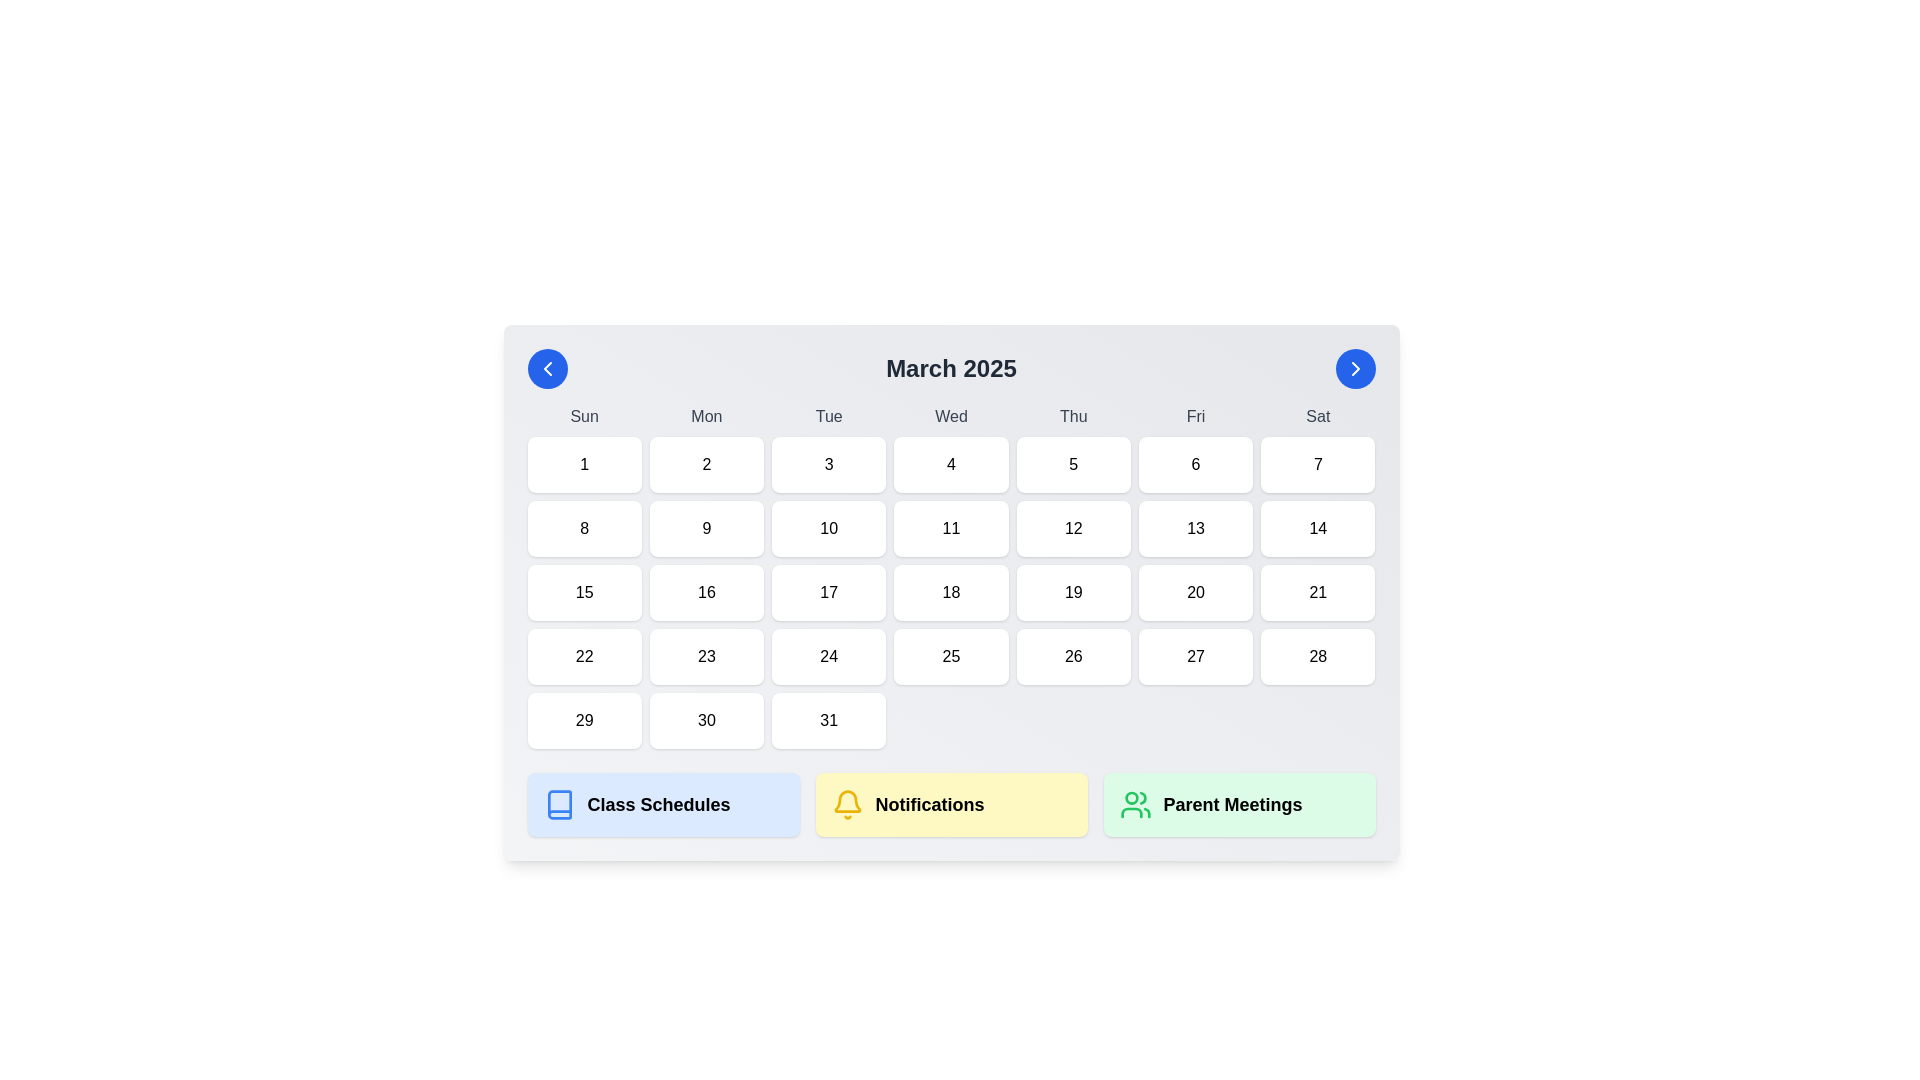 The width and height of the screenshot is (1920, 1080). Describe the element at coordinates (950, 369) in the screenshot. I see `the date indicator text display element that shows the current month and year at the top center of the calendar interface` at that location.